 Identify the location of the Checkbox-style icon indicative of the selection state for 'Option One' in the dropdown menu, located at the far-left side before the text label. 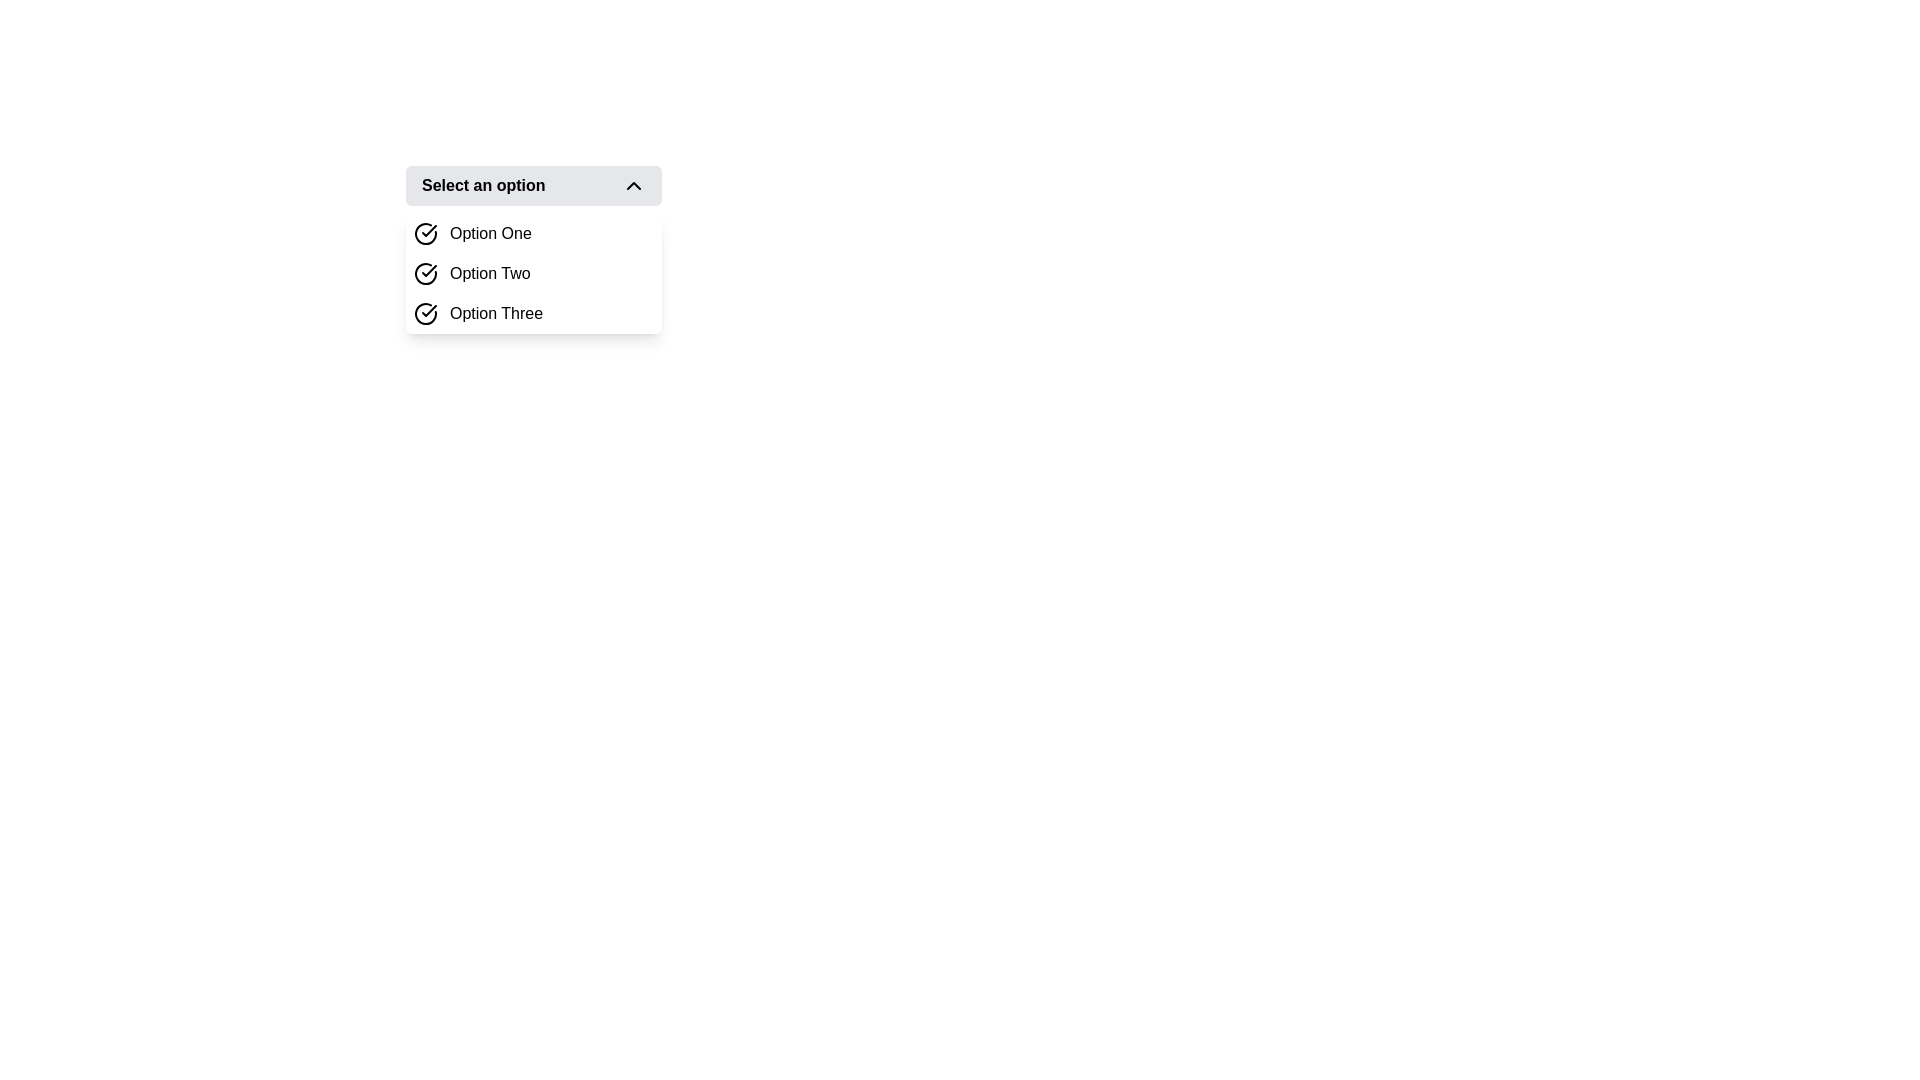
(425, 233).